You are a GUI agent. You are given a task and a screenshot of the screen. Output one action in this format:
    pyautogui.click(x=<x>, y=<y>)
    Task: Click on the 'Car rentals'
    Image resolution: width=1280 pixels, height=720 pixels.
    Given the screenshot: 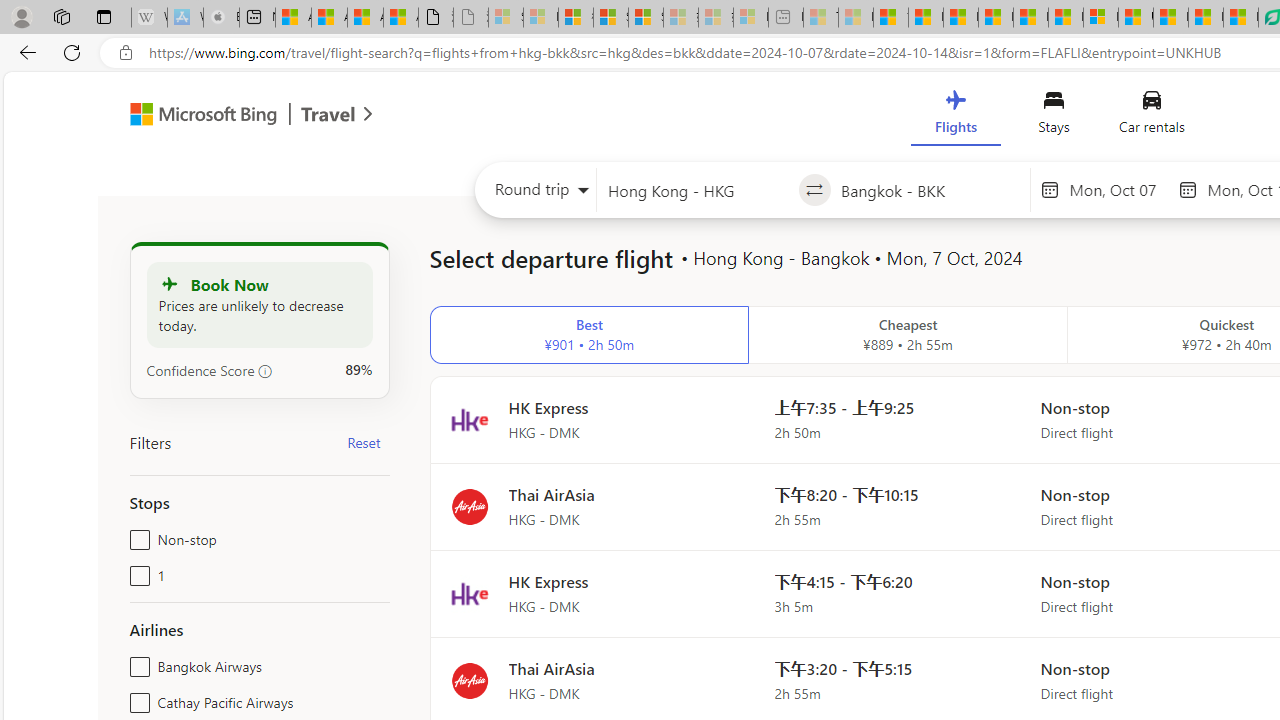 What is the action you would take?
    pyautogui.click(x=1151, y=117)
    